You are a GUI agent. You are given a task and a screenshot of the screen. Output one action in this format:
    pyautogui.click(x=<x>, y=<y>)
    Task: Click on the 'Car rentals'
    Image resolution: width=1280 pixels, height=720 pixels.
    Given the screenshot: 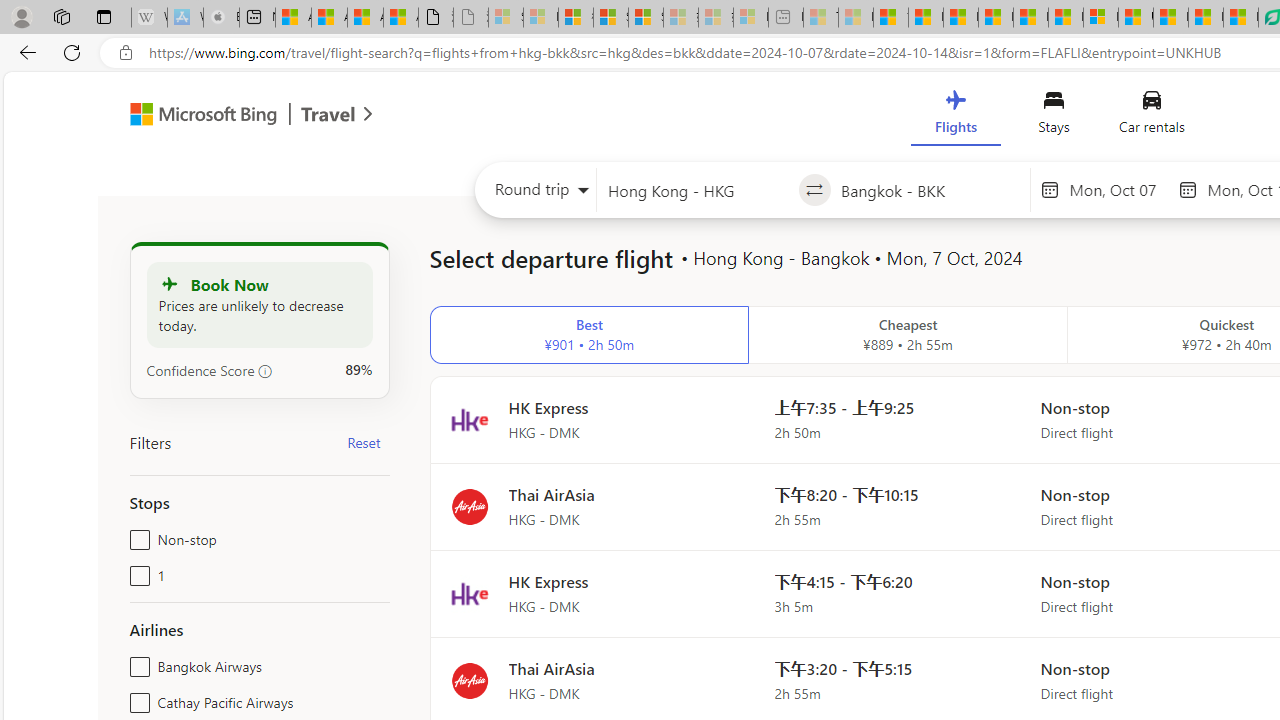 What is the action you would take?
    pyautogui.click(x=1151, y=117)
    